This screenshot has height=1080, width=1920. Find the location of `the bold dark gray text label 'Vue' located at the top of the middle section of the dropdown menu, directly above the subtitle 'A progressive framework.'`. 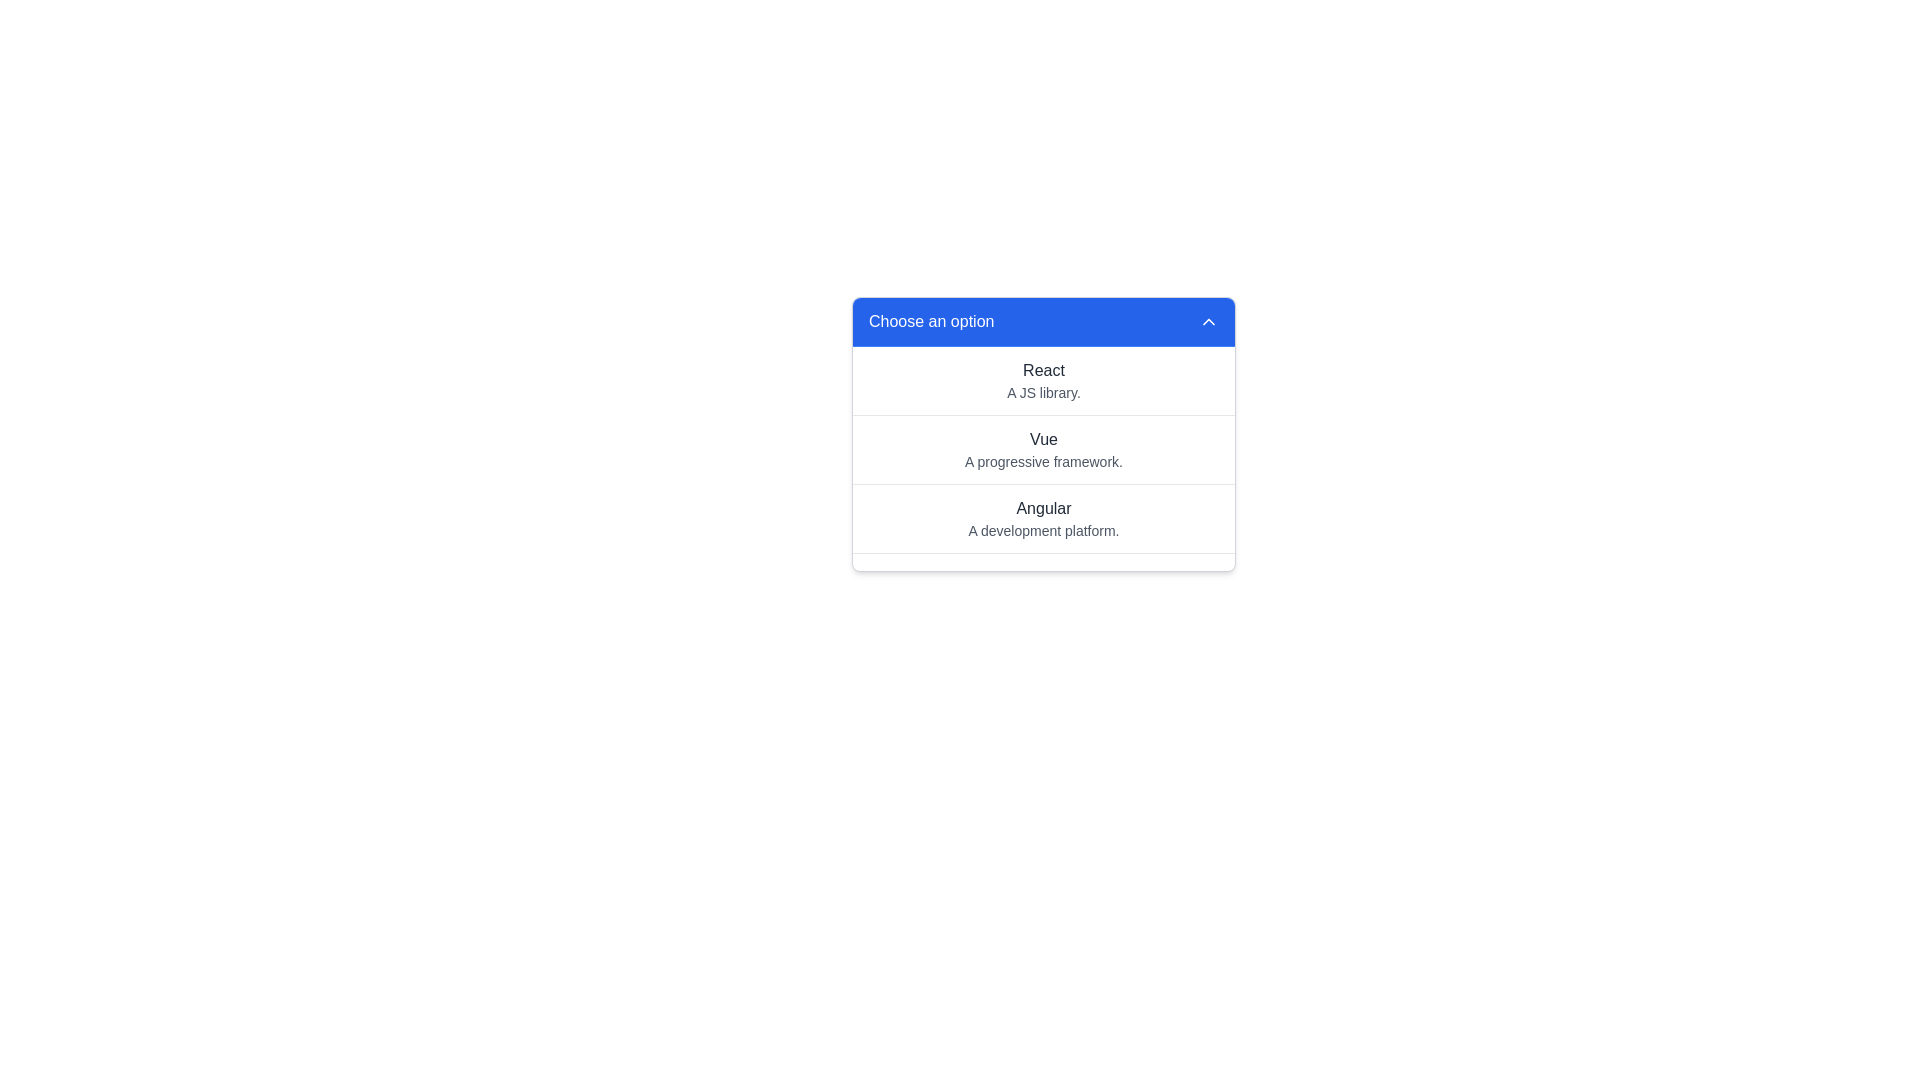

the bold dark gray text label 'Vue' located at the top of the middle section of the dropdown menu, directly above the subtitle 'A progressive framework.' is located at coordinates (1042, 438).